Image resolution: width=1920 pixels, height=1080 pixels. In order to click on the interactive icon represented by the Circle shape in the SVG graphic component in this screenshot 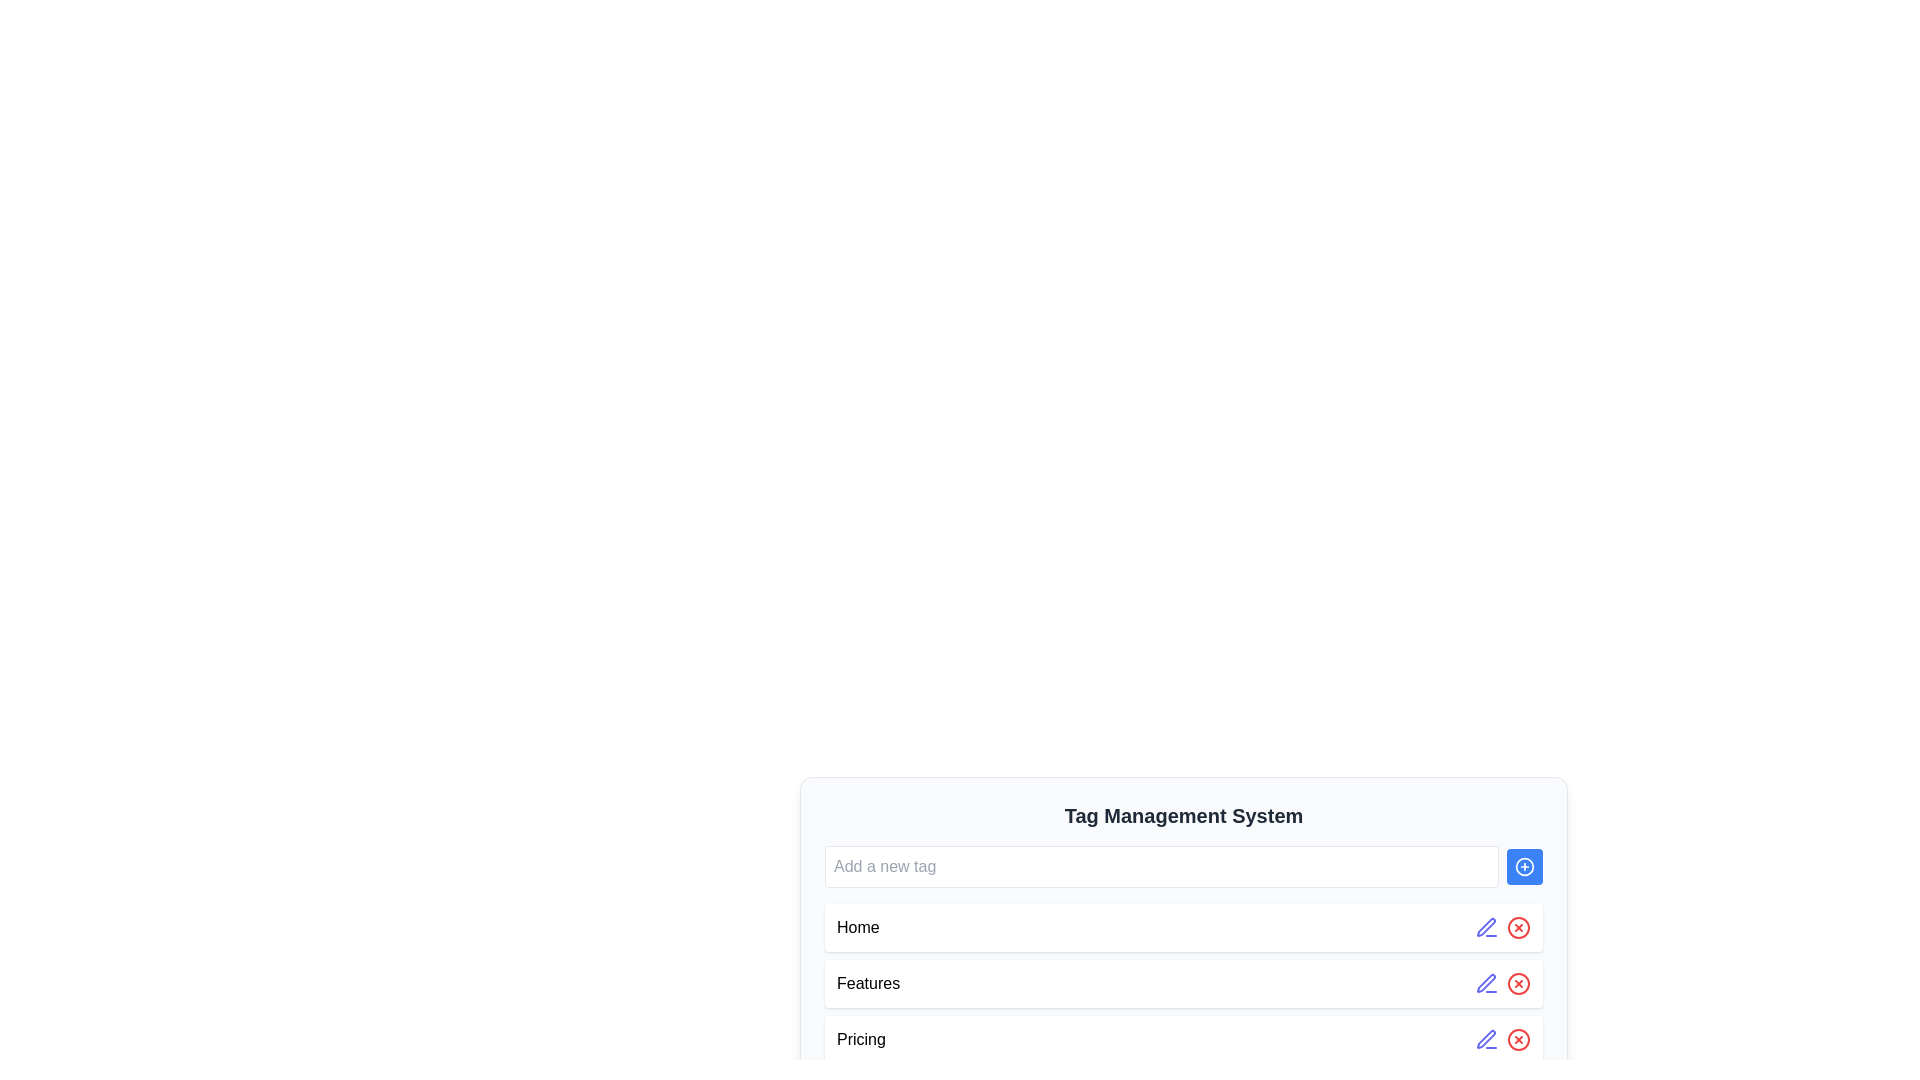, I will do `click(1524, 866)`.